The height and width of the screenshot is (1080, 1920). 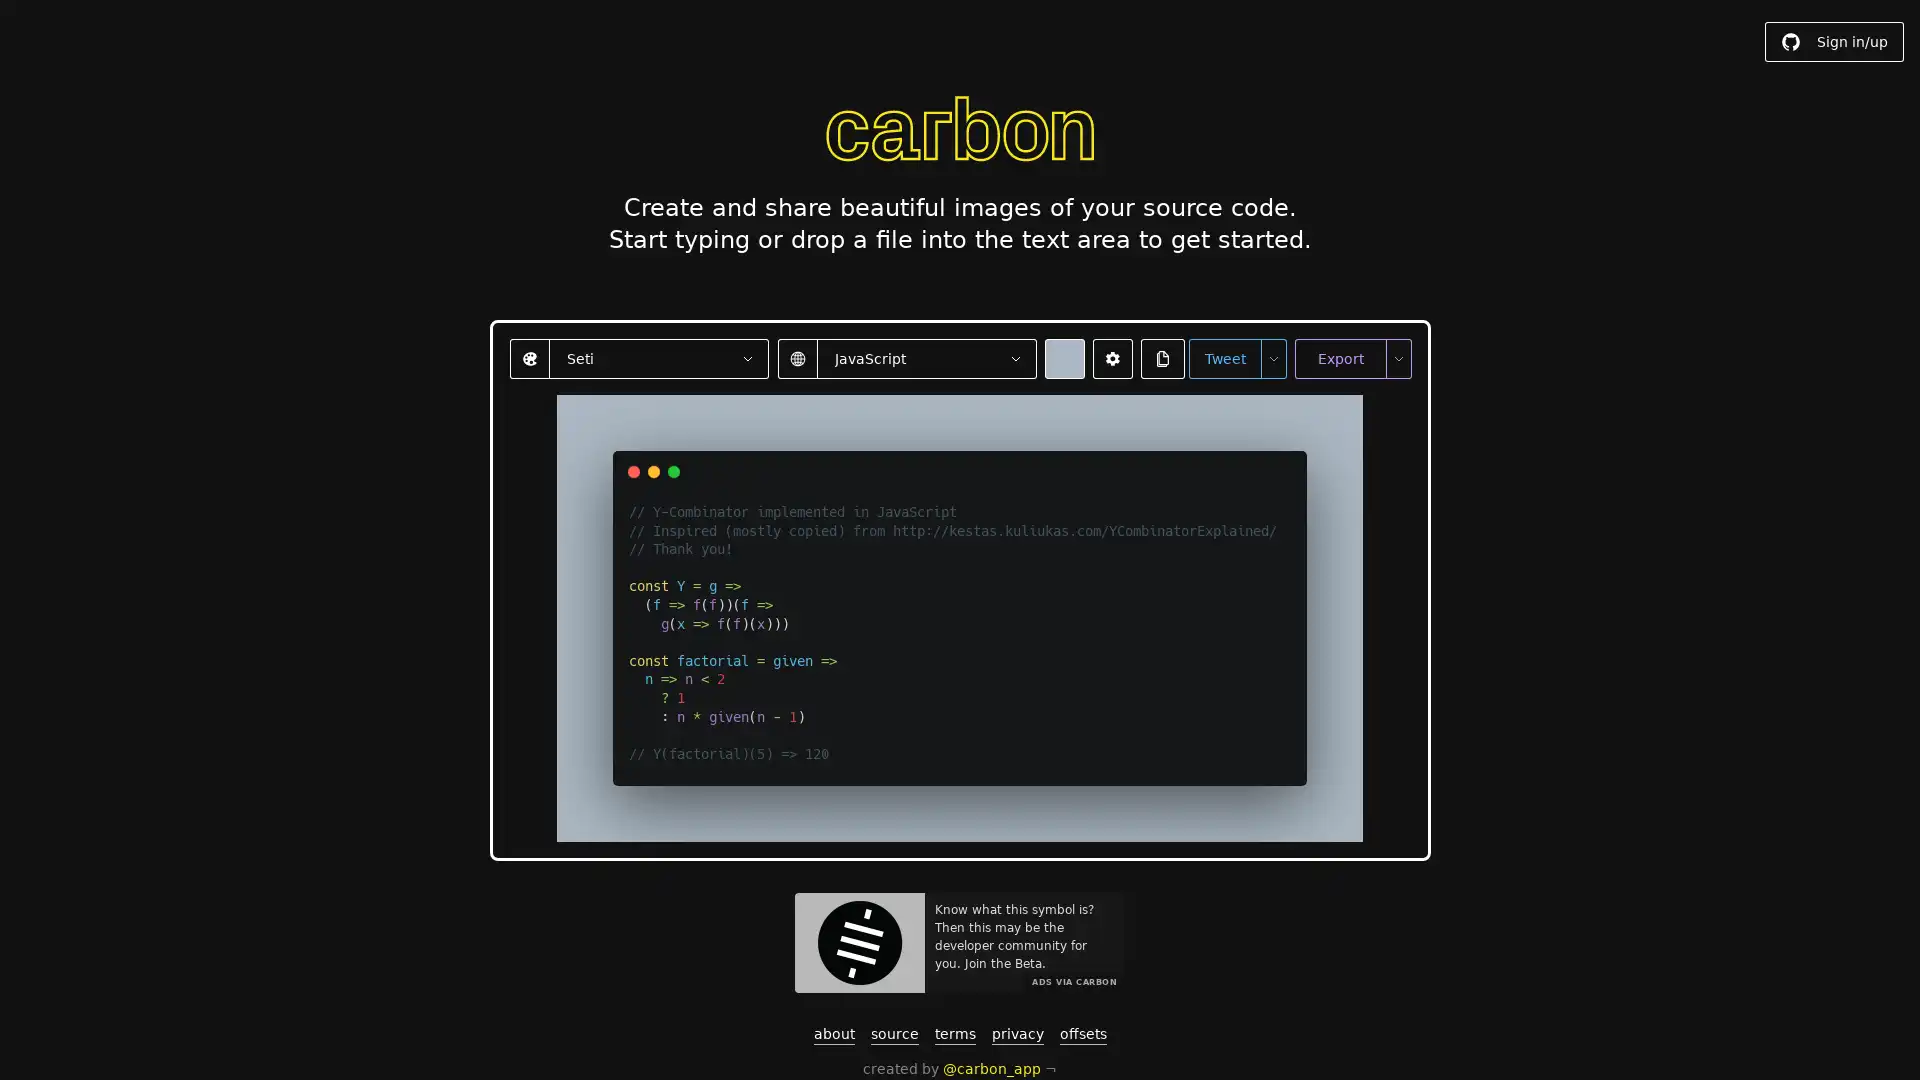 What do you see at coordinates (1223, 357) in the screenshot?
I see `Tweet` at bounding box center [1223, 357].